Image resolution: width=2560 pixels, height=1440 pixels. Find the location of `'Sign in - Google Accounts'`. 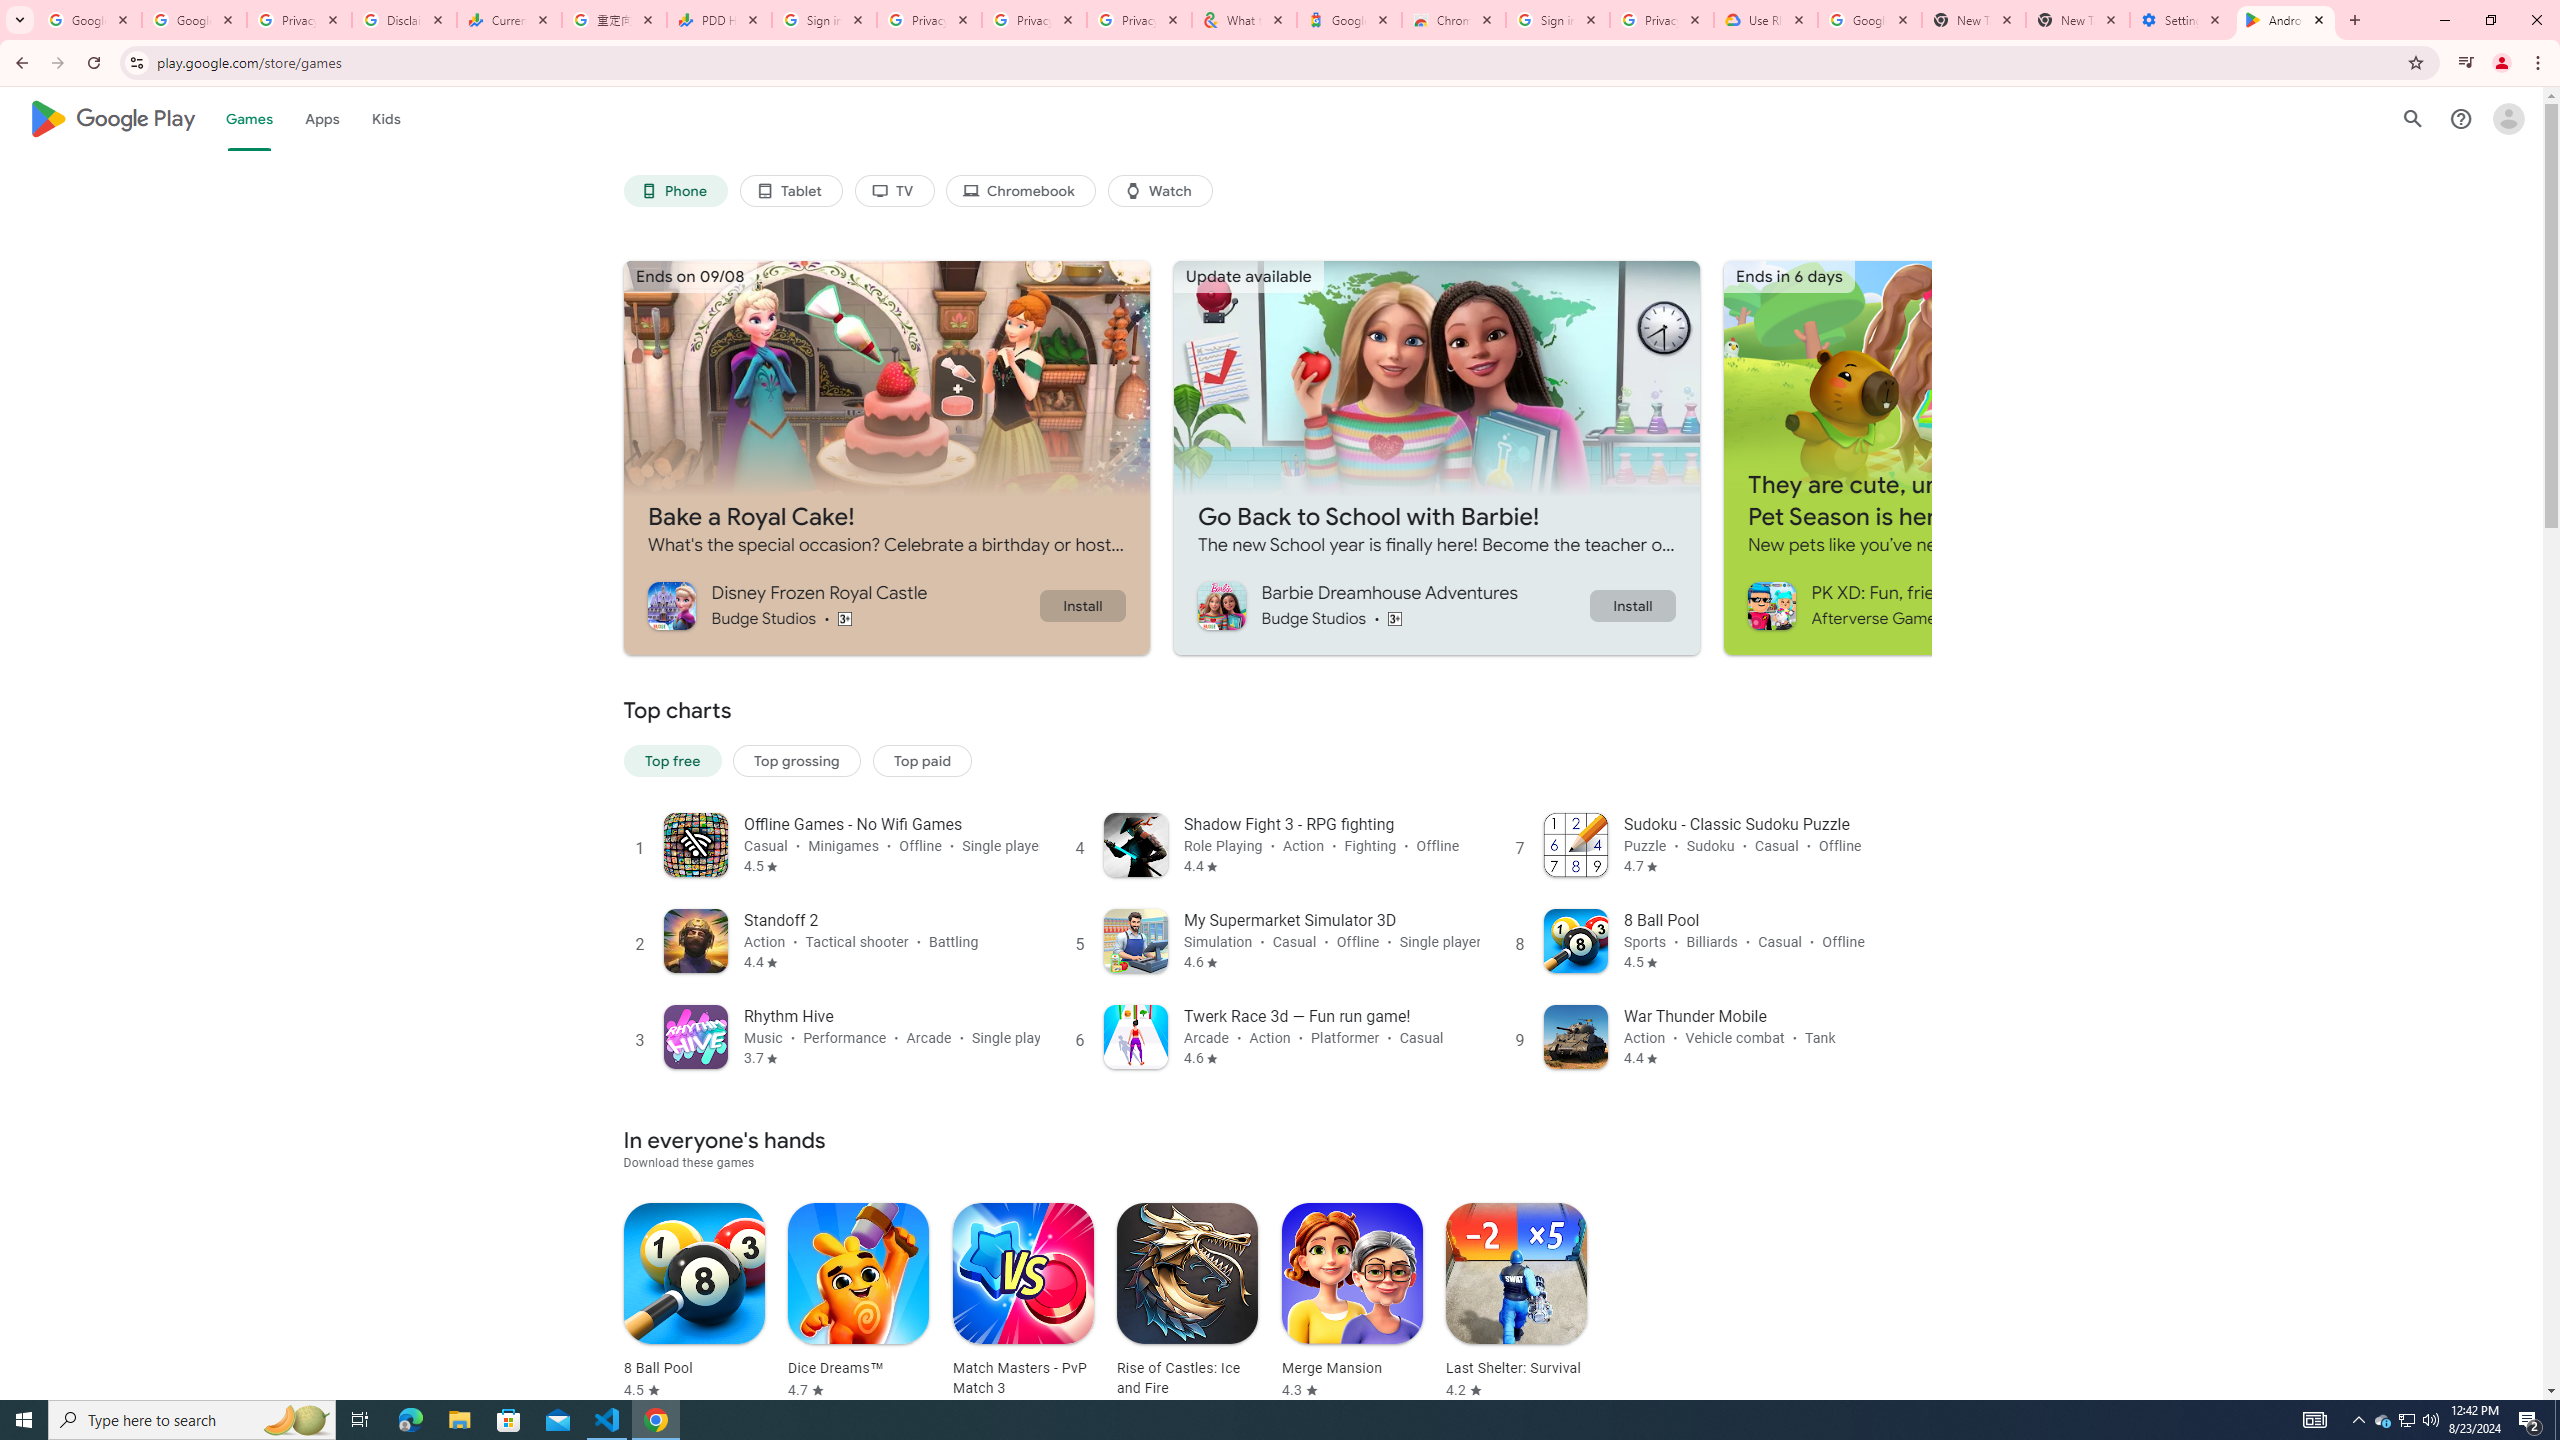

'Sign in - Google Accounts' is located at coordinates (823, 19).